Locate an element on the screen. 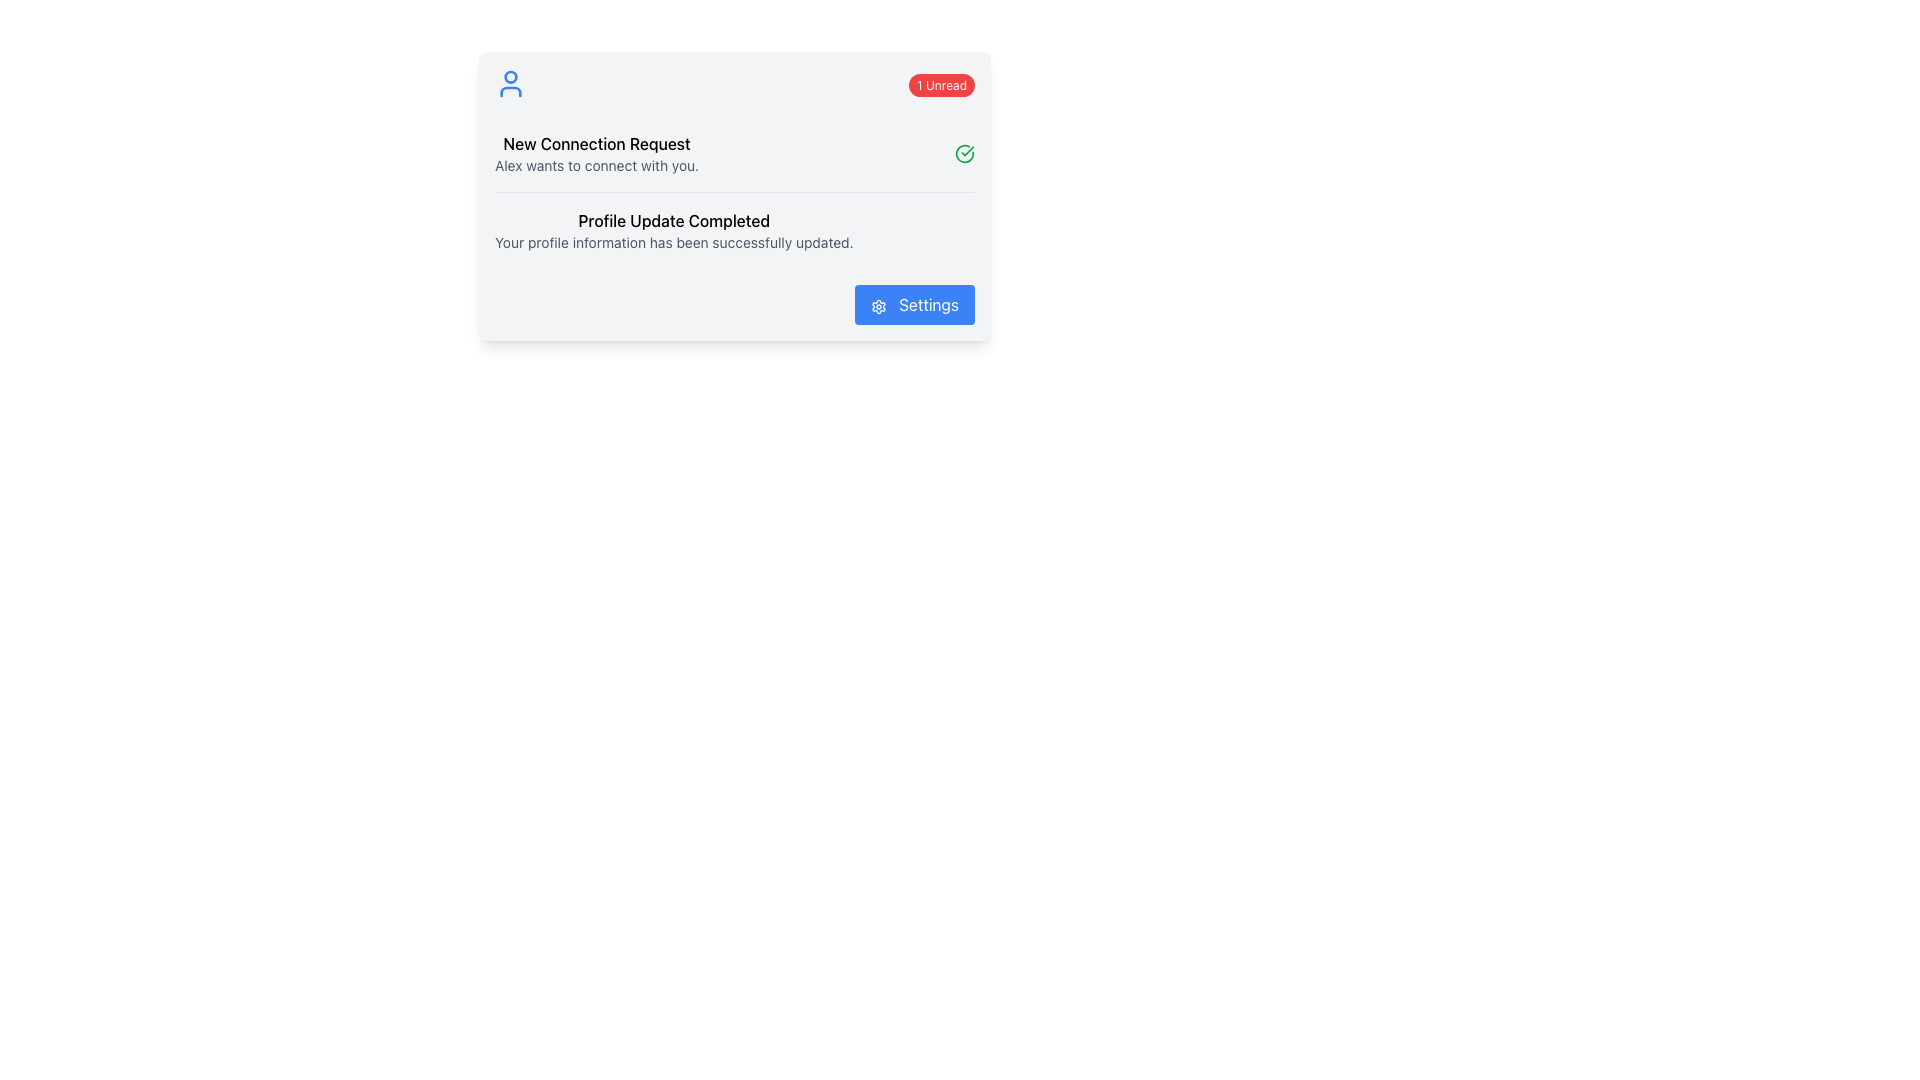 Image resolution: width=1920 pixels, height=1080 pixels. text from the Text Block that displays 'New Connection Request' and 'Alex wants to connect with you.' is located at coordinates (596, 153).